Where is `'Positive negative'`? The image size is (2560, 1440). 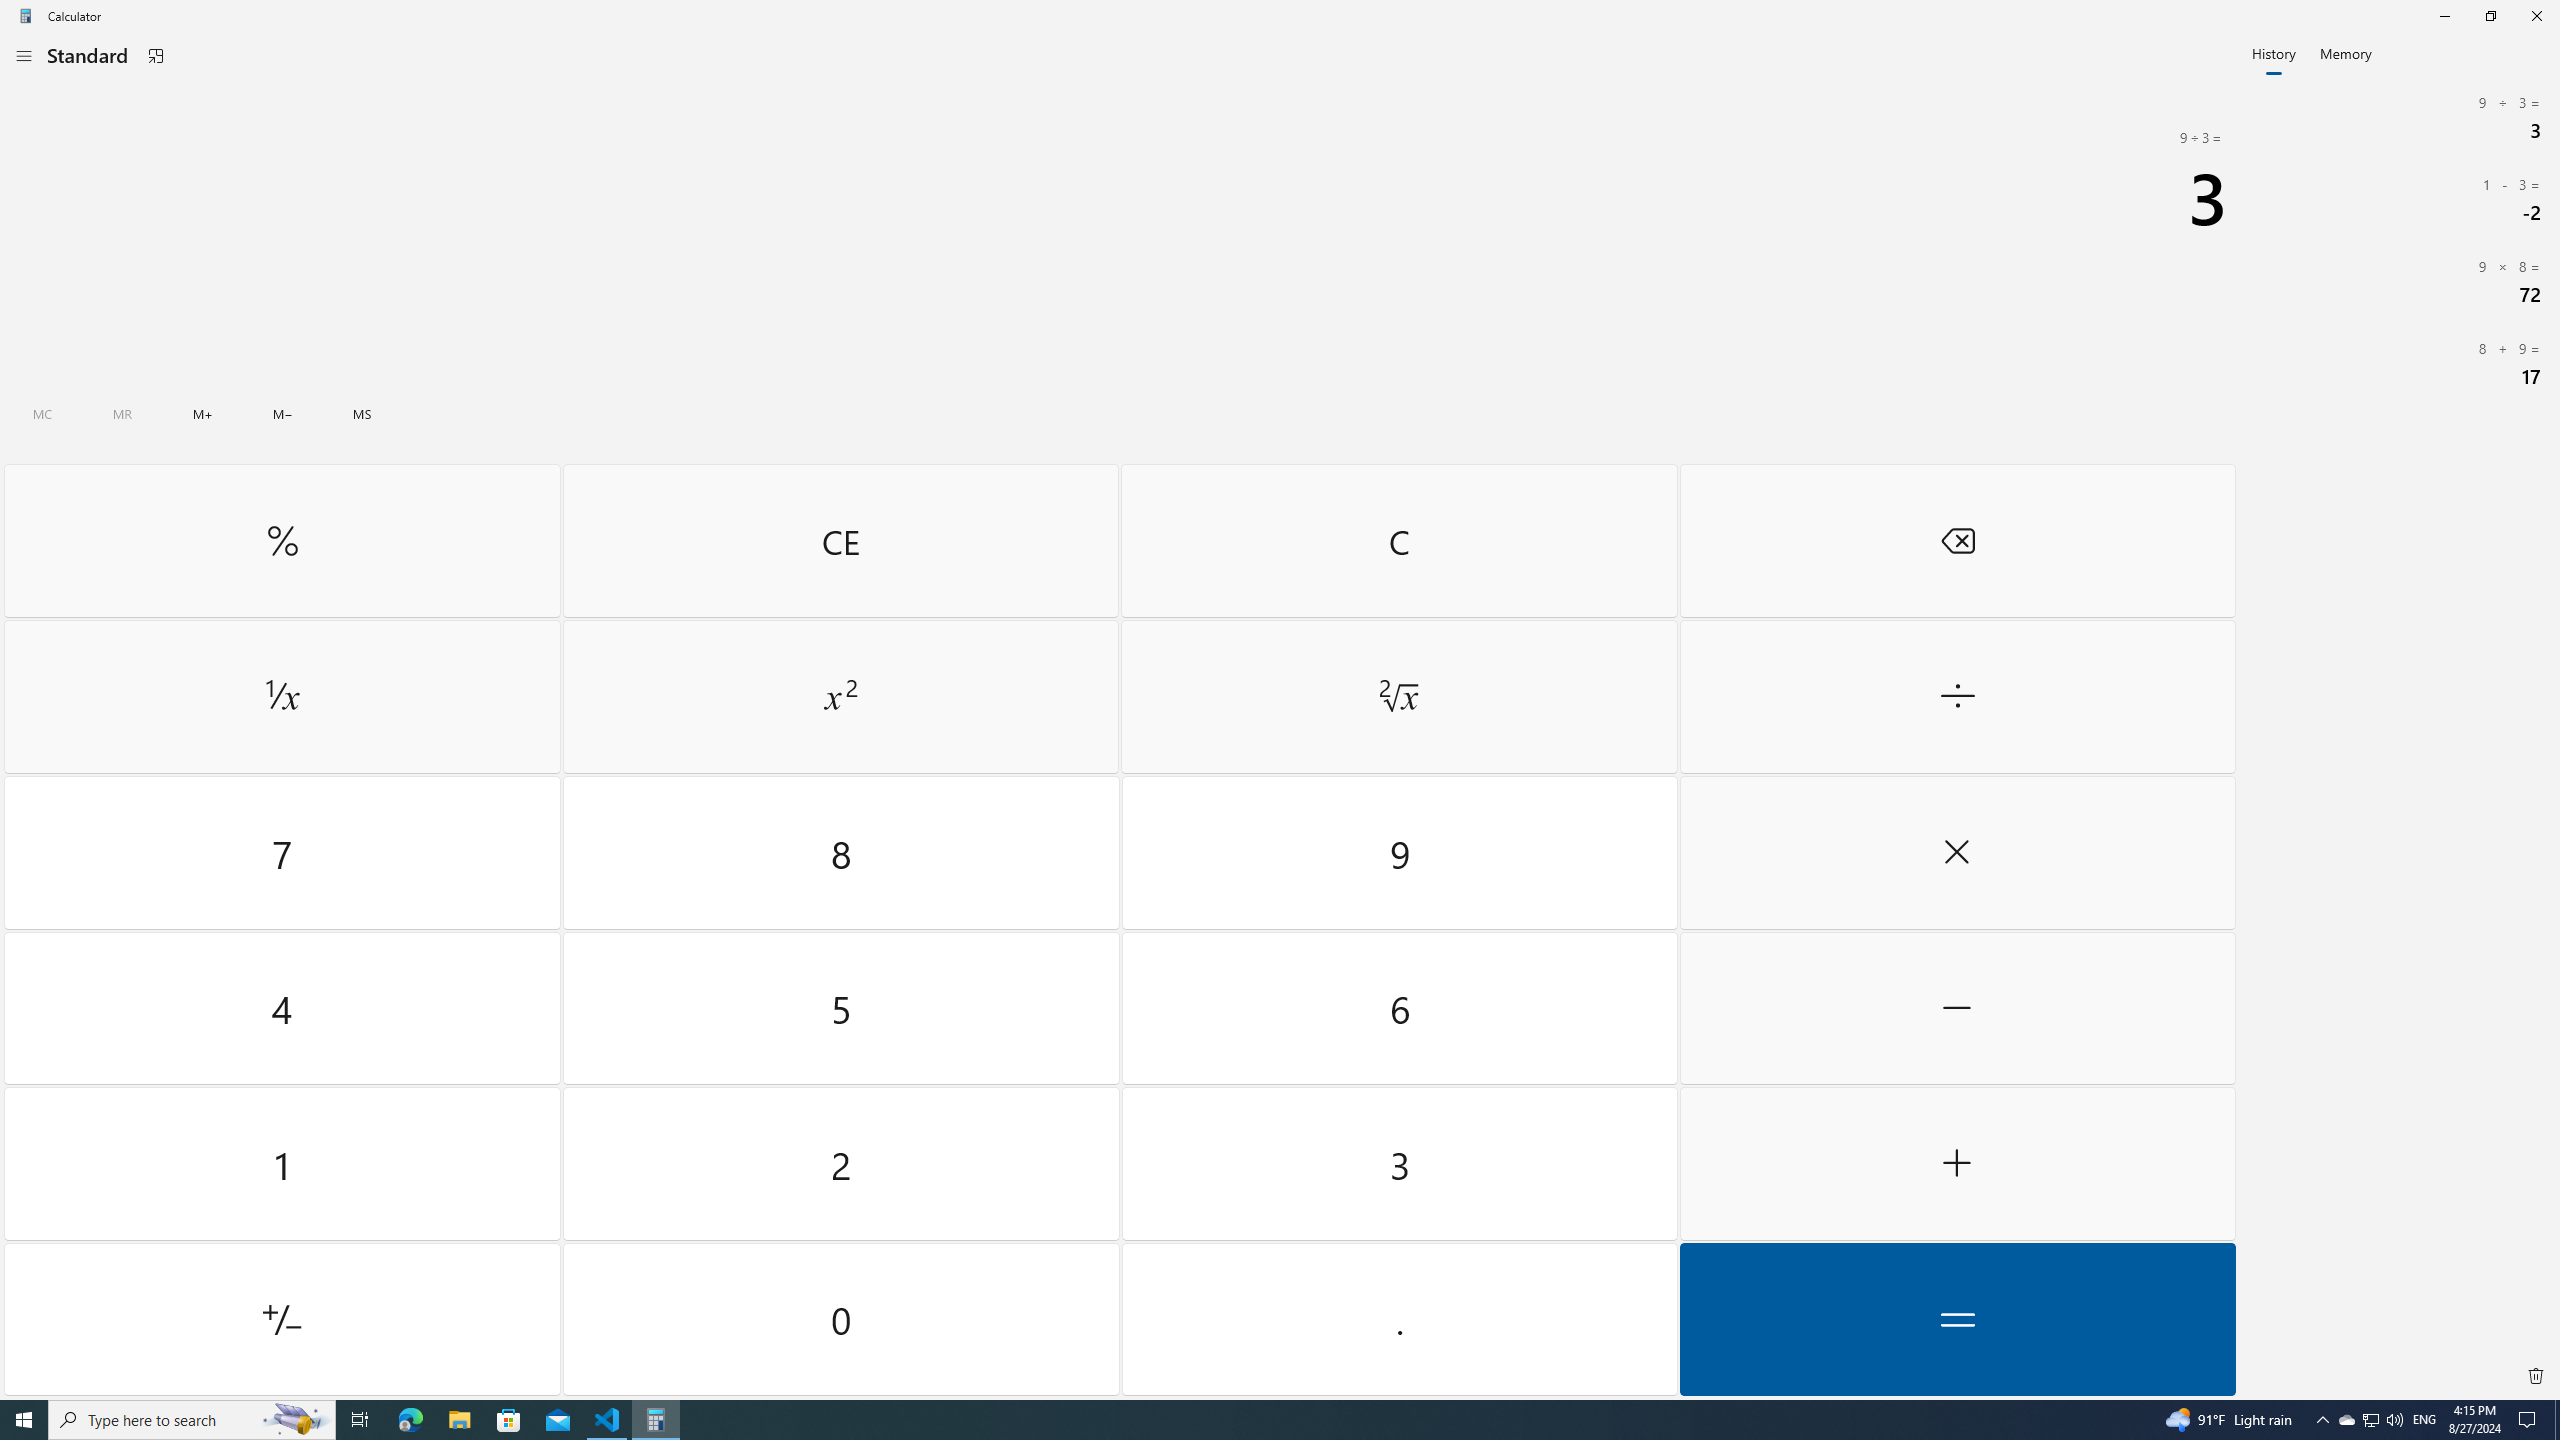 'Positive negative' is located at coordinates (281, 1318).